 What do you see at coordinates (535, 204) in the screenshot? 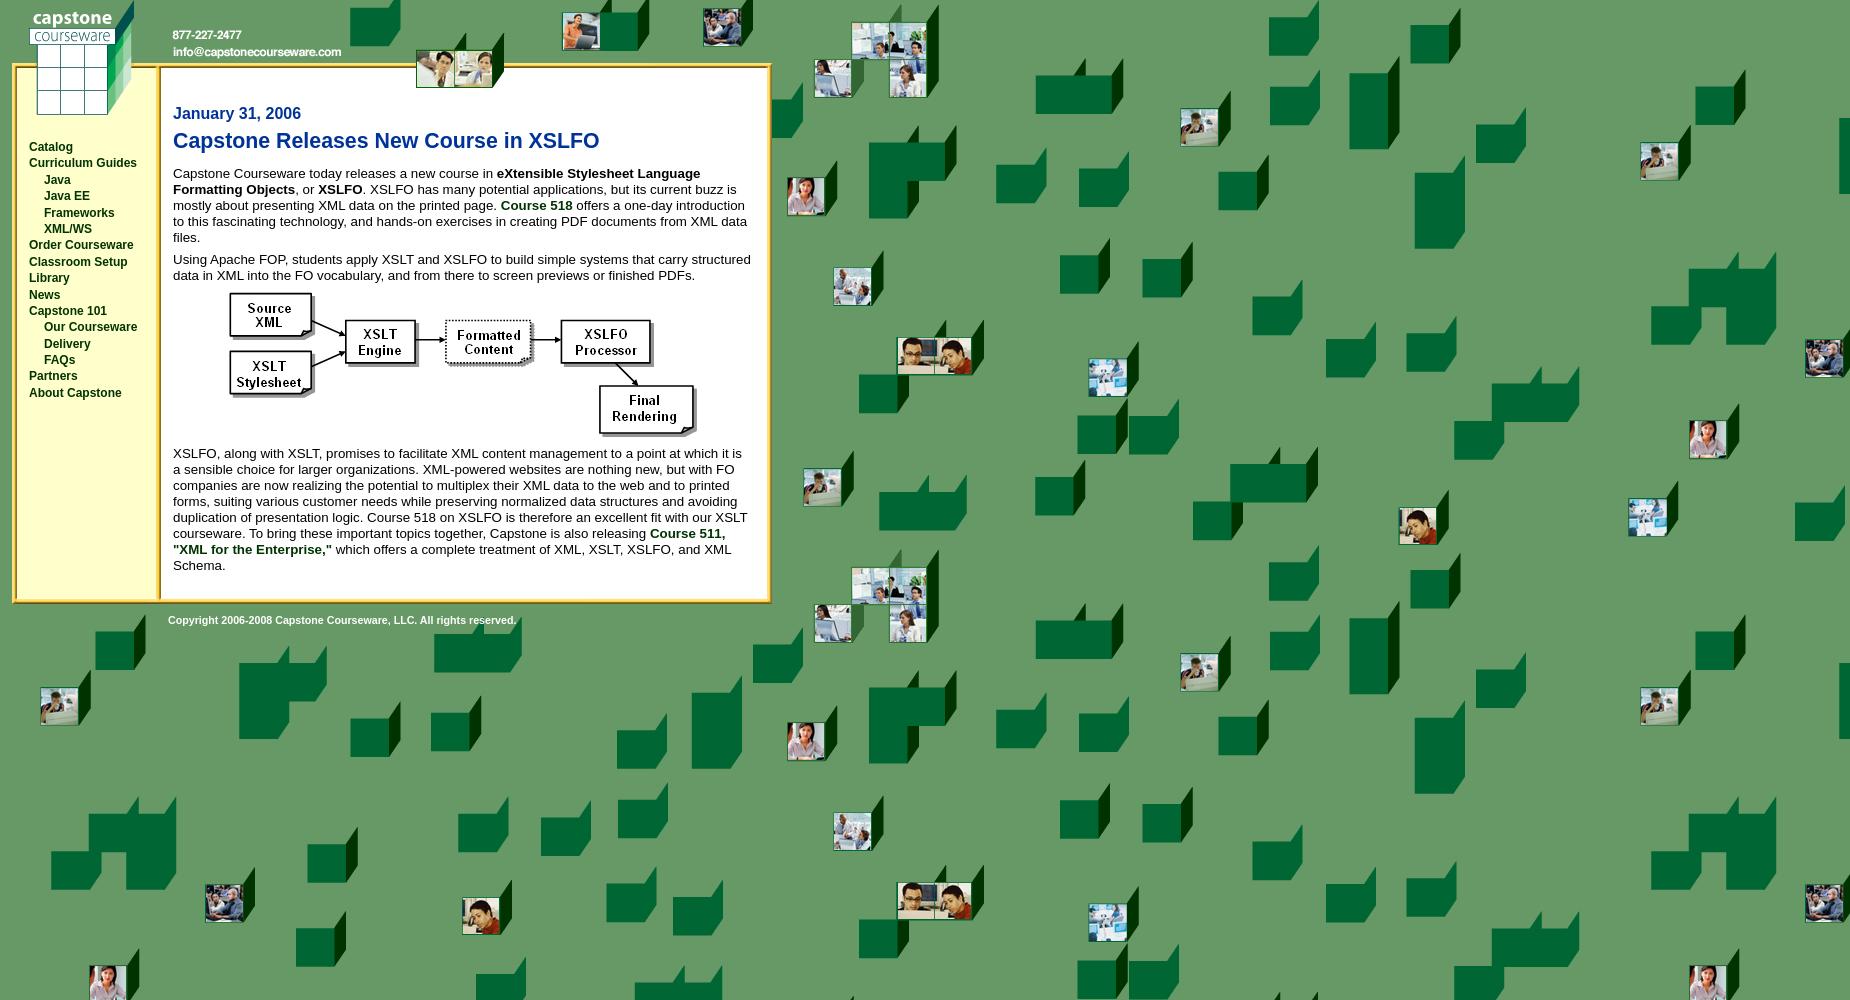
I see `'Course 518'` at bounding box center [535, 204].